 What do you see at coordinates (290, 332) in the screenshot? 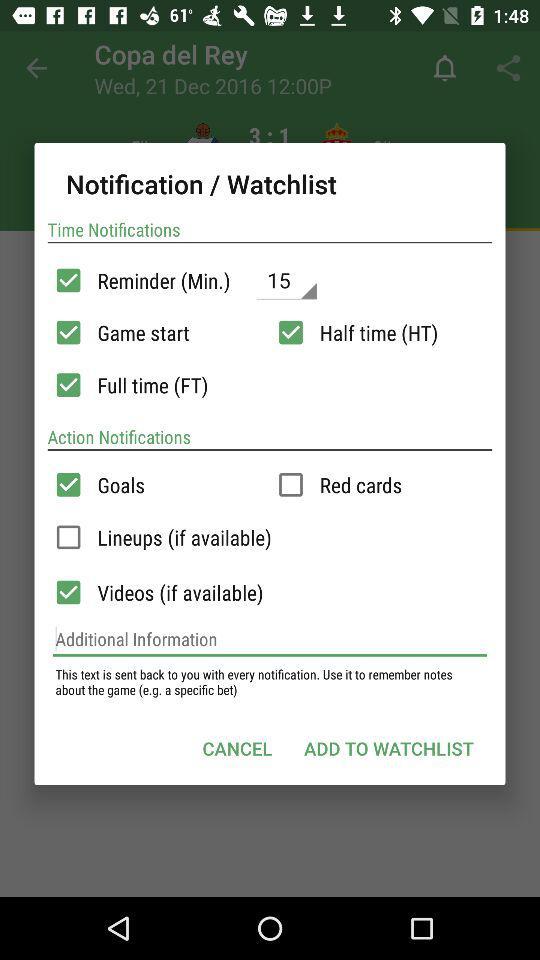
I see `time setting in scroll` at bounding box center [290, 332].